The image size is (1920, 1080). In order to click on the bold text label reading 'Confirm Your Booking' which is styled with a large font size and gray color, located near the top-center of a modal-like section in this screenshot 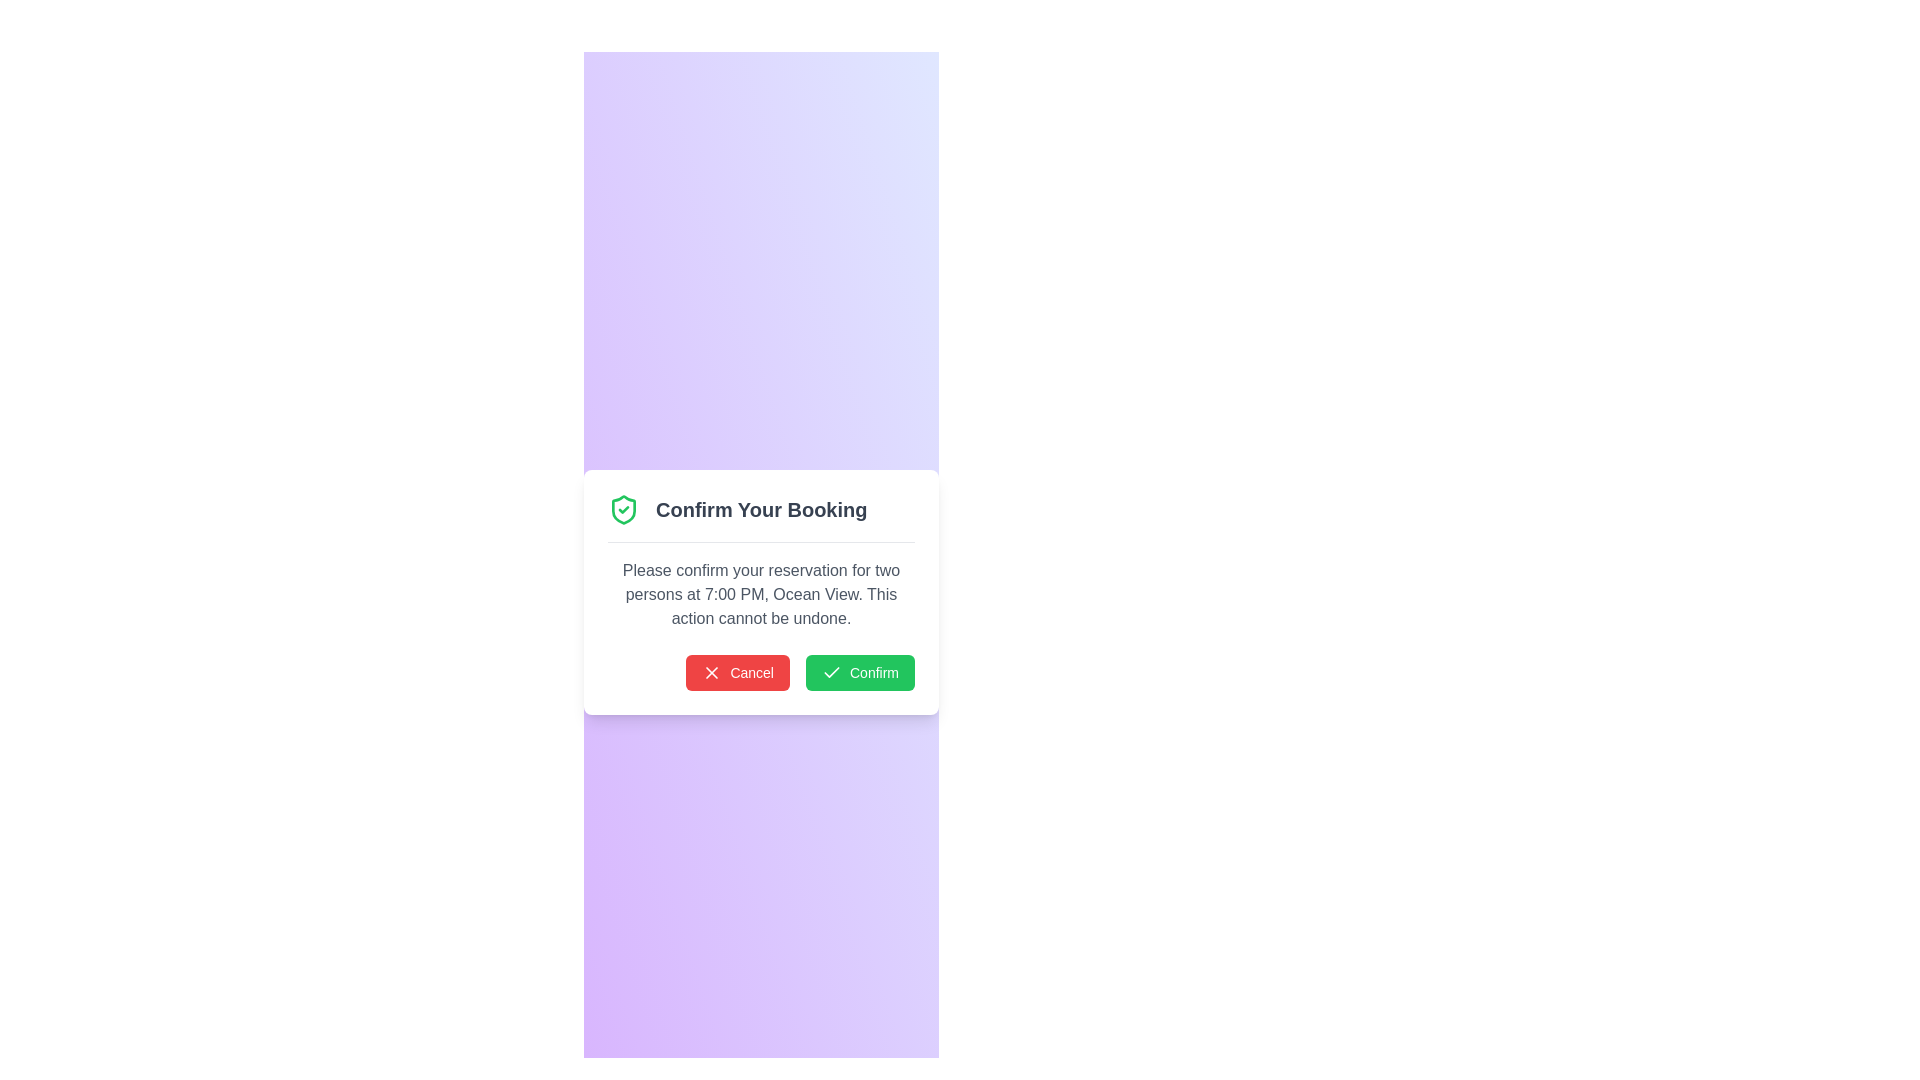, I will do `click(760, 508)`.